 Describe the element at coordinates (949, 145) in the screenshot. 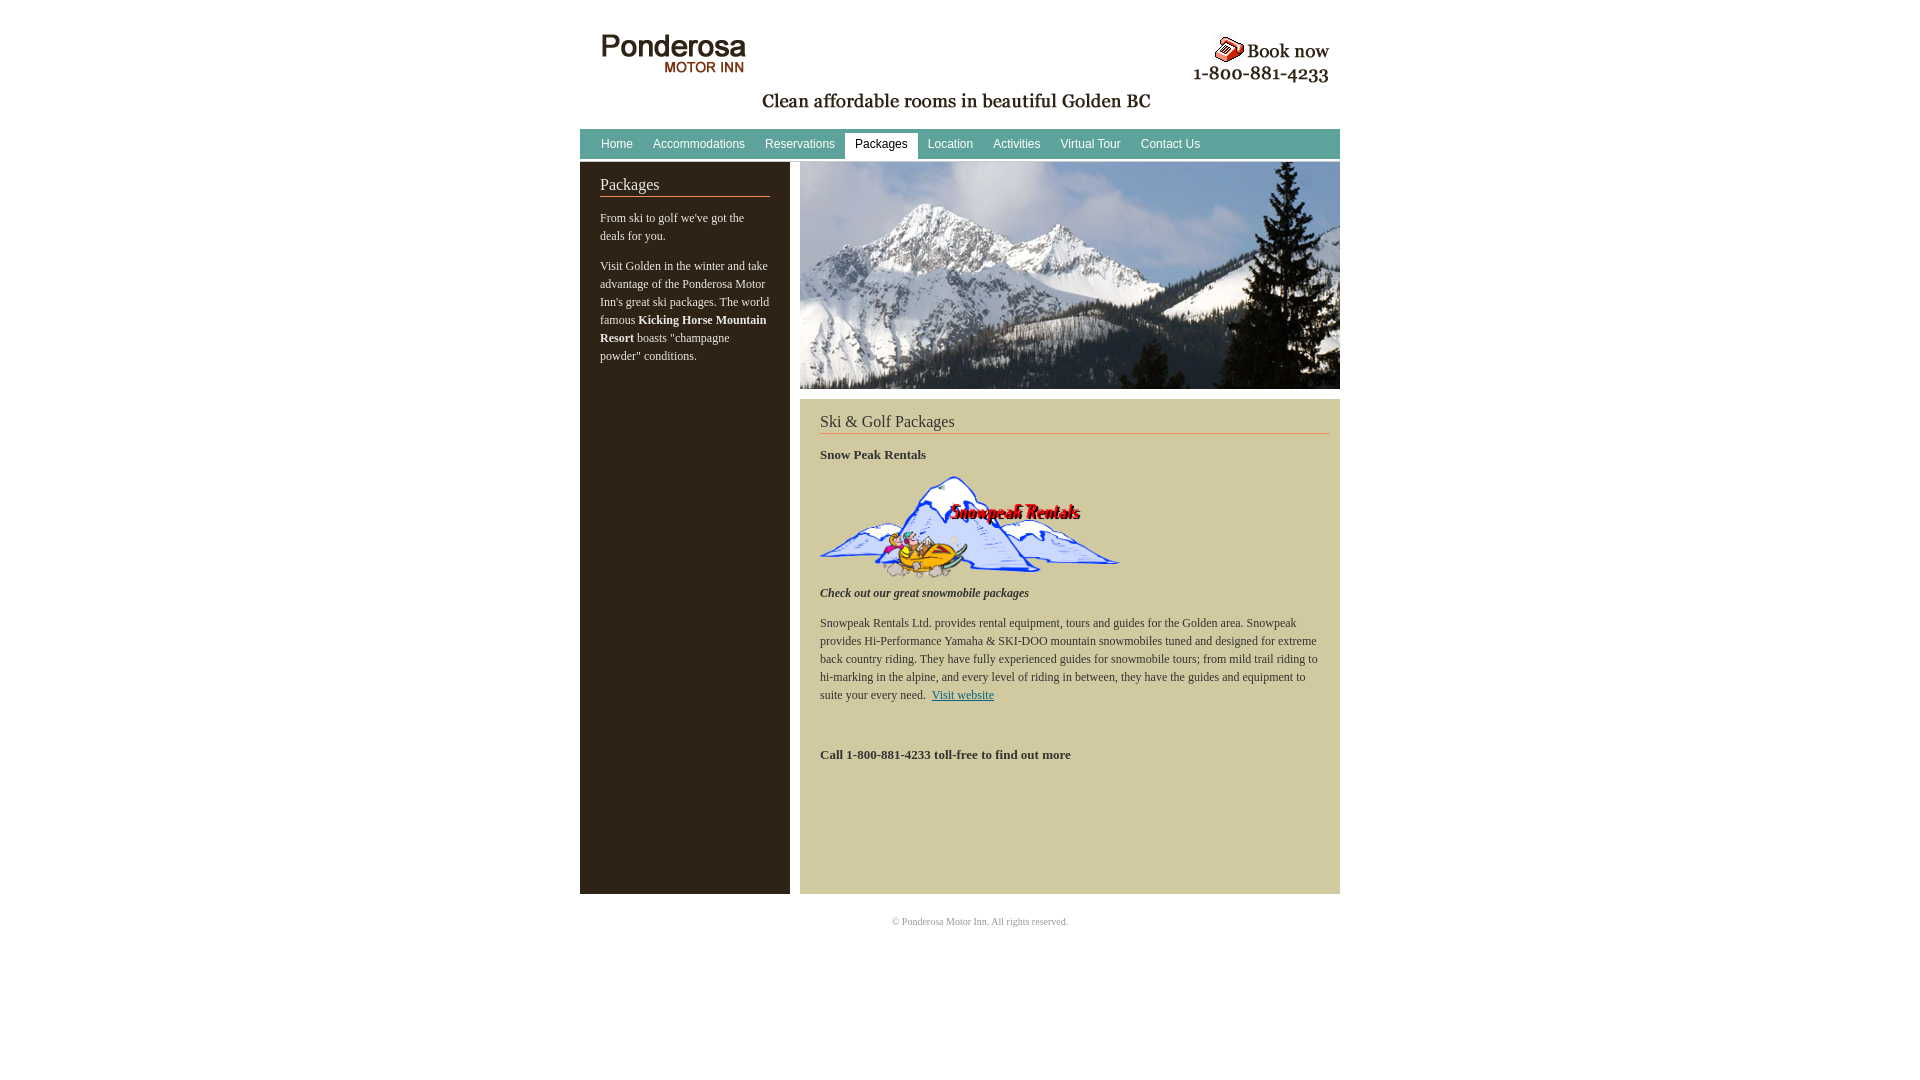

I see `'Location'` at that location.